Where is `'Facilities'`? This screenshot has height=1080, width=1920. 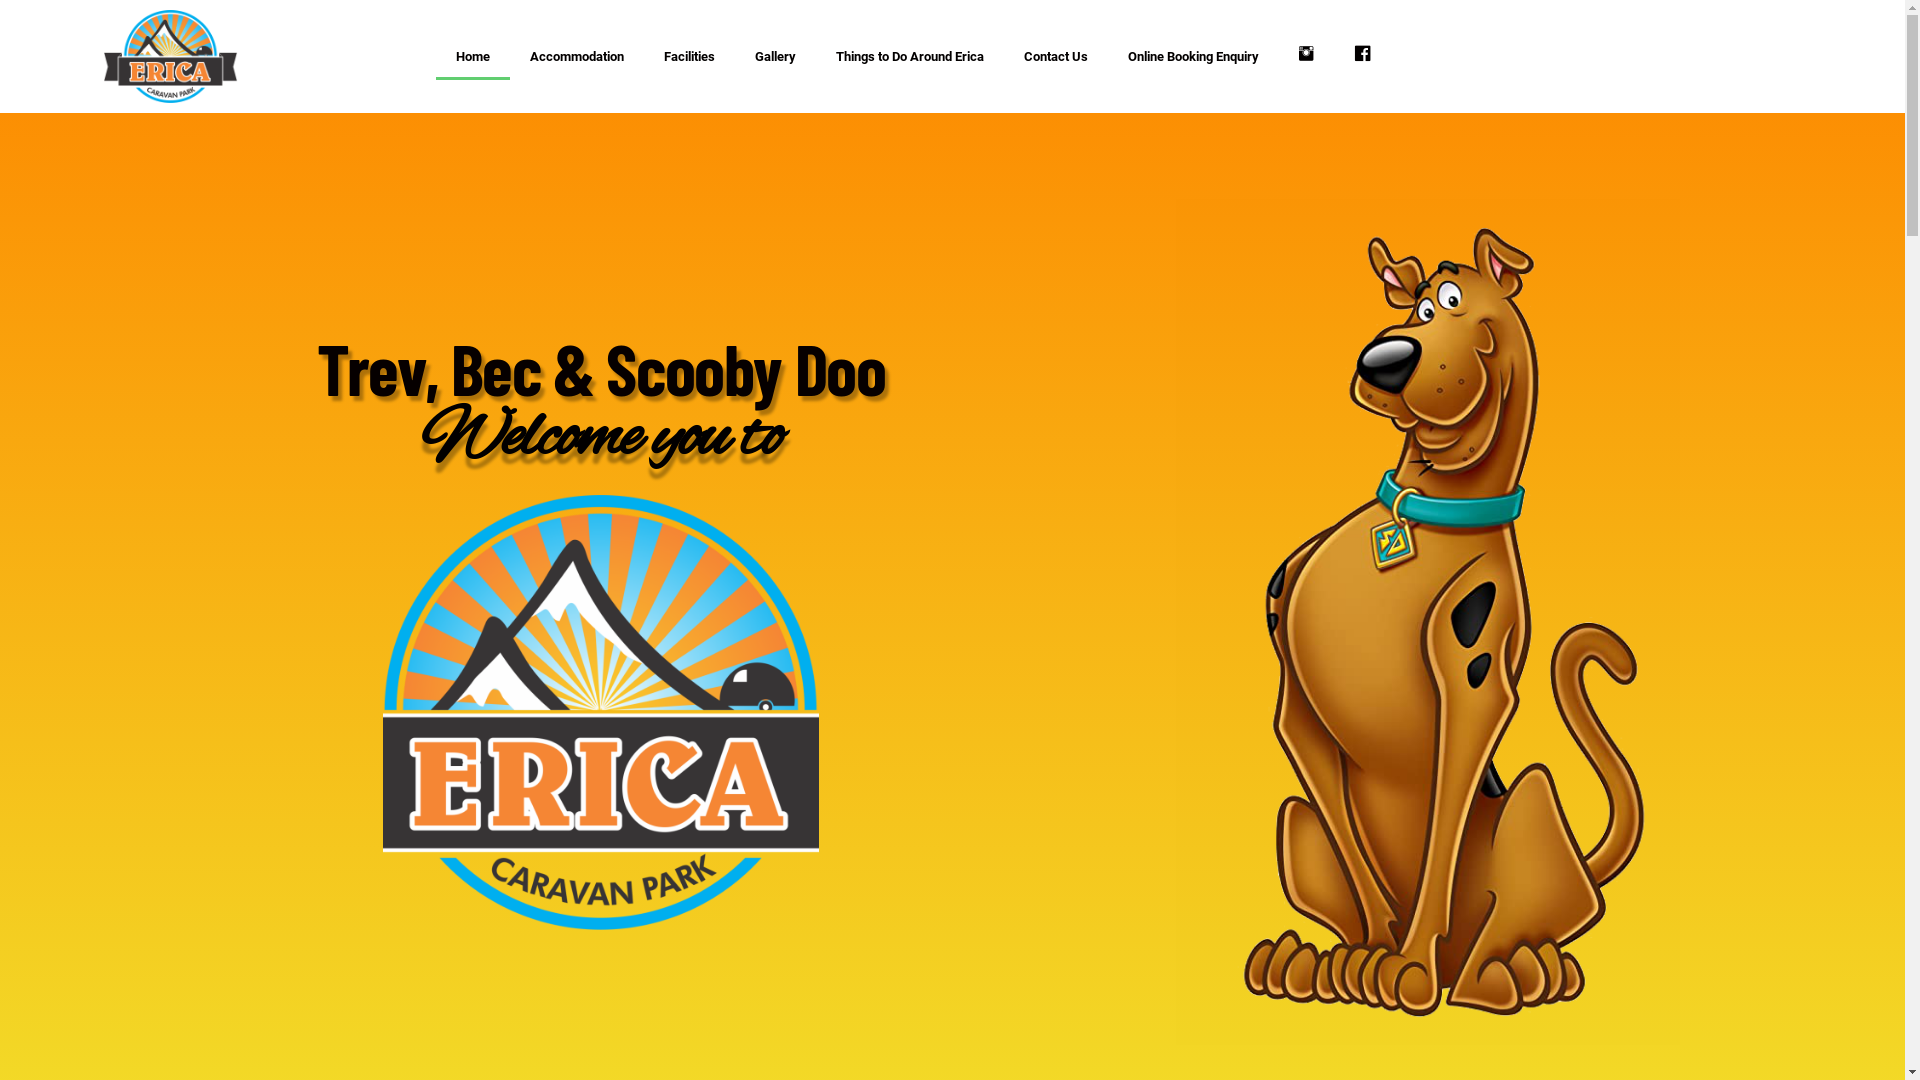
'Facilities' is located at coordinates (689, 56).